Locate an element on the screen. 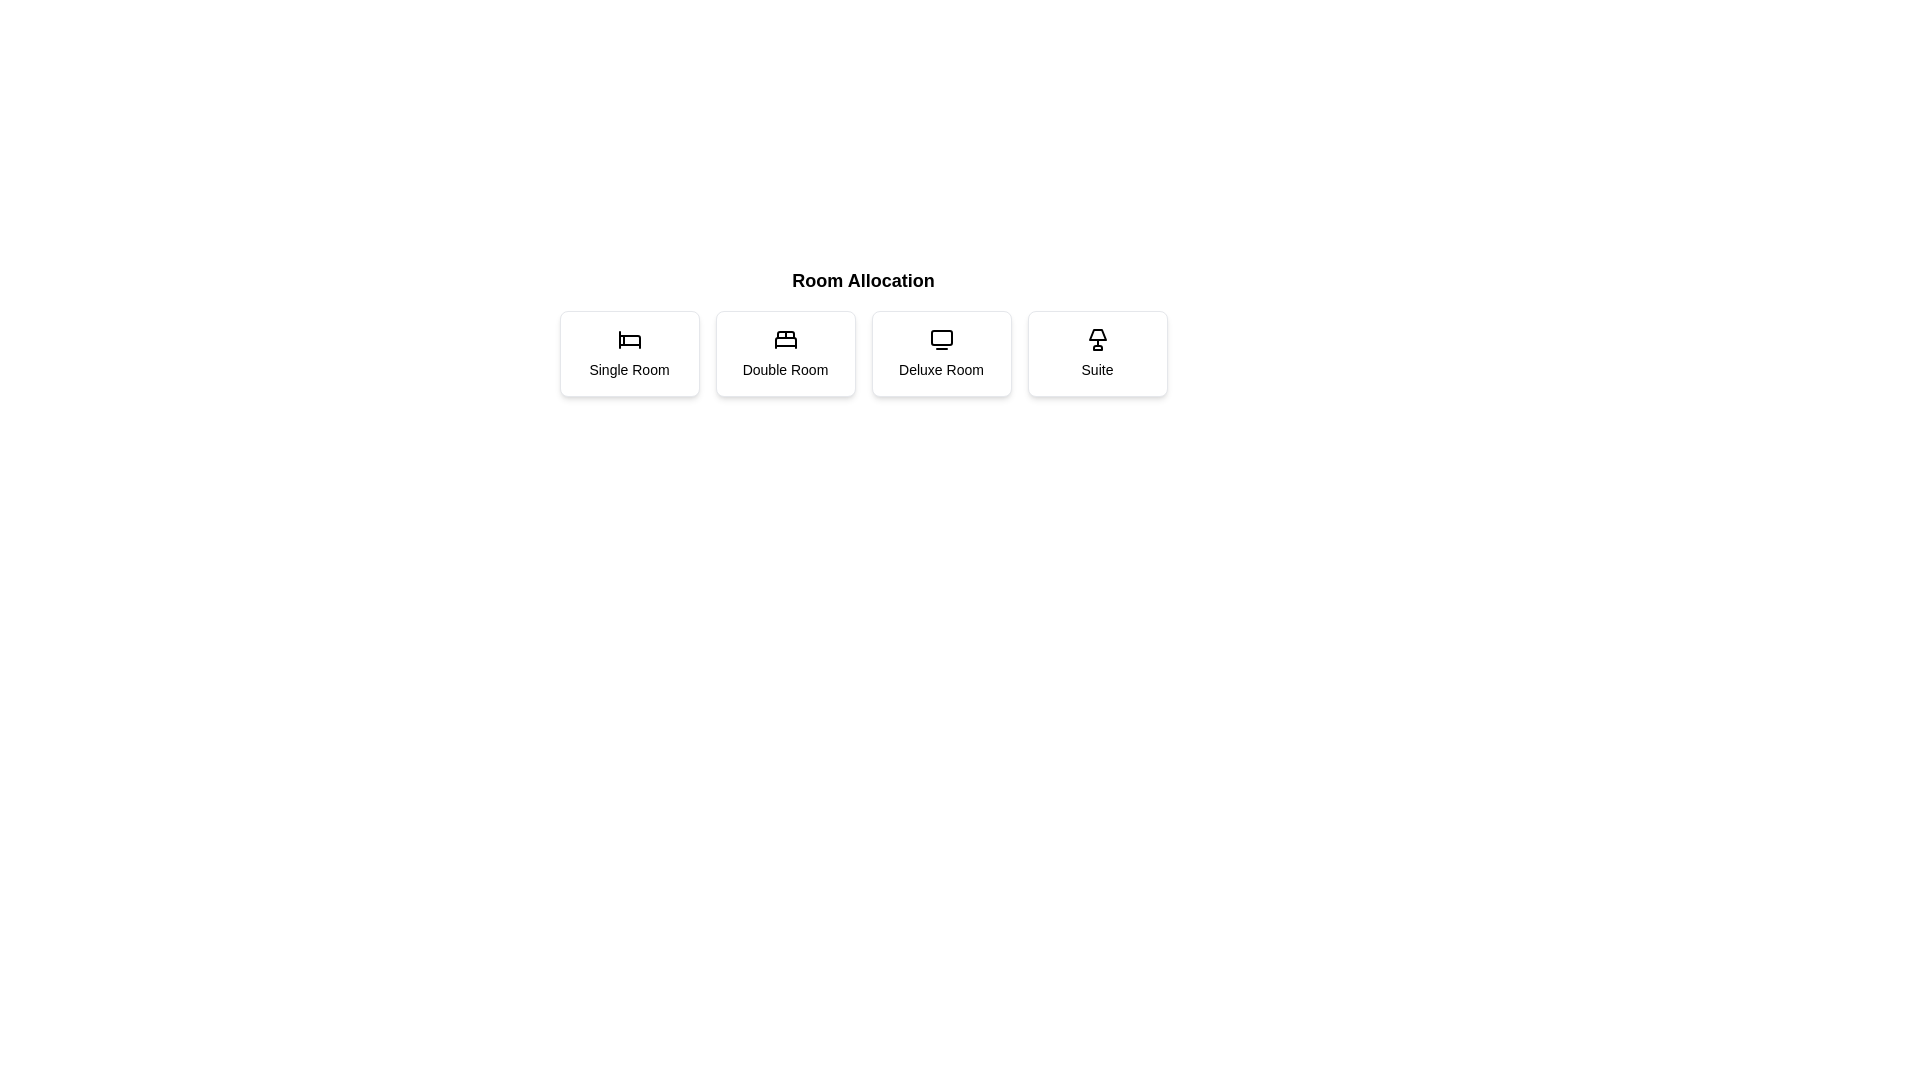 Image resolution: width=1920 pixels, height=1080 pixels. the button corresponding to the room type Single Room is located at coordinates (628, 353).